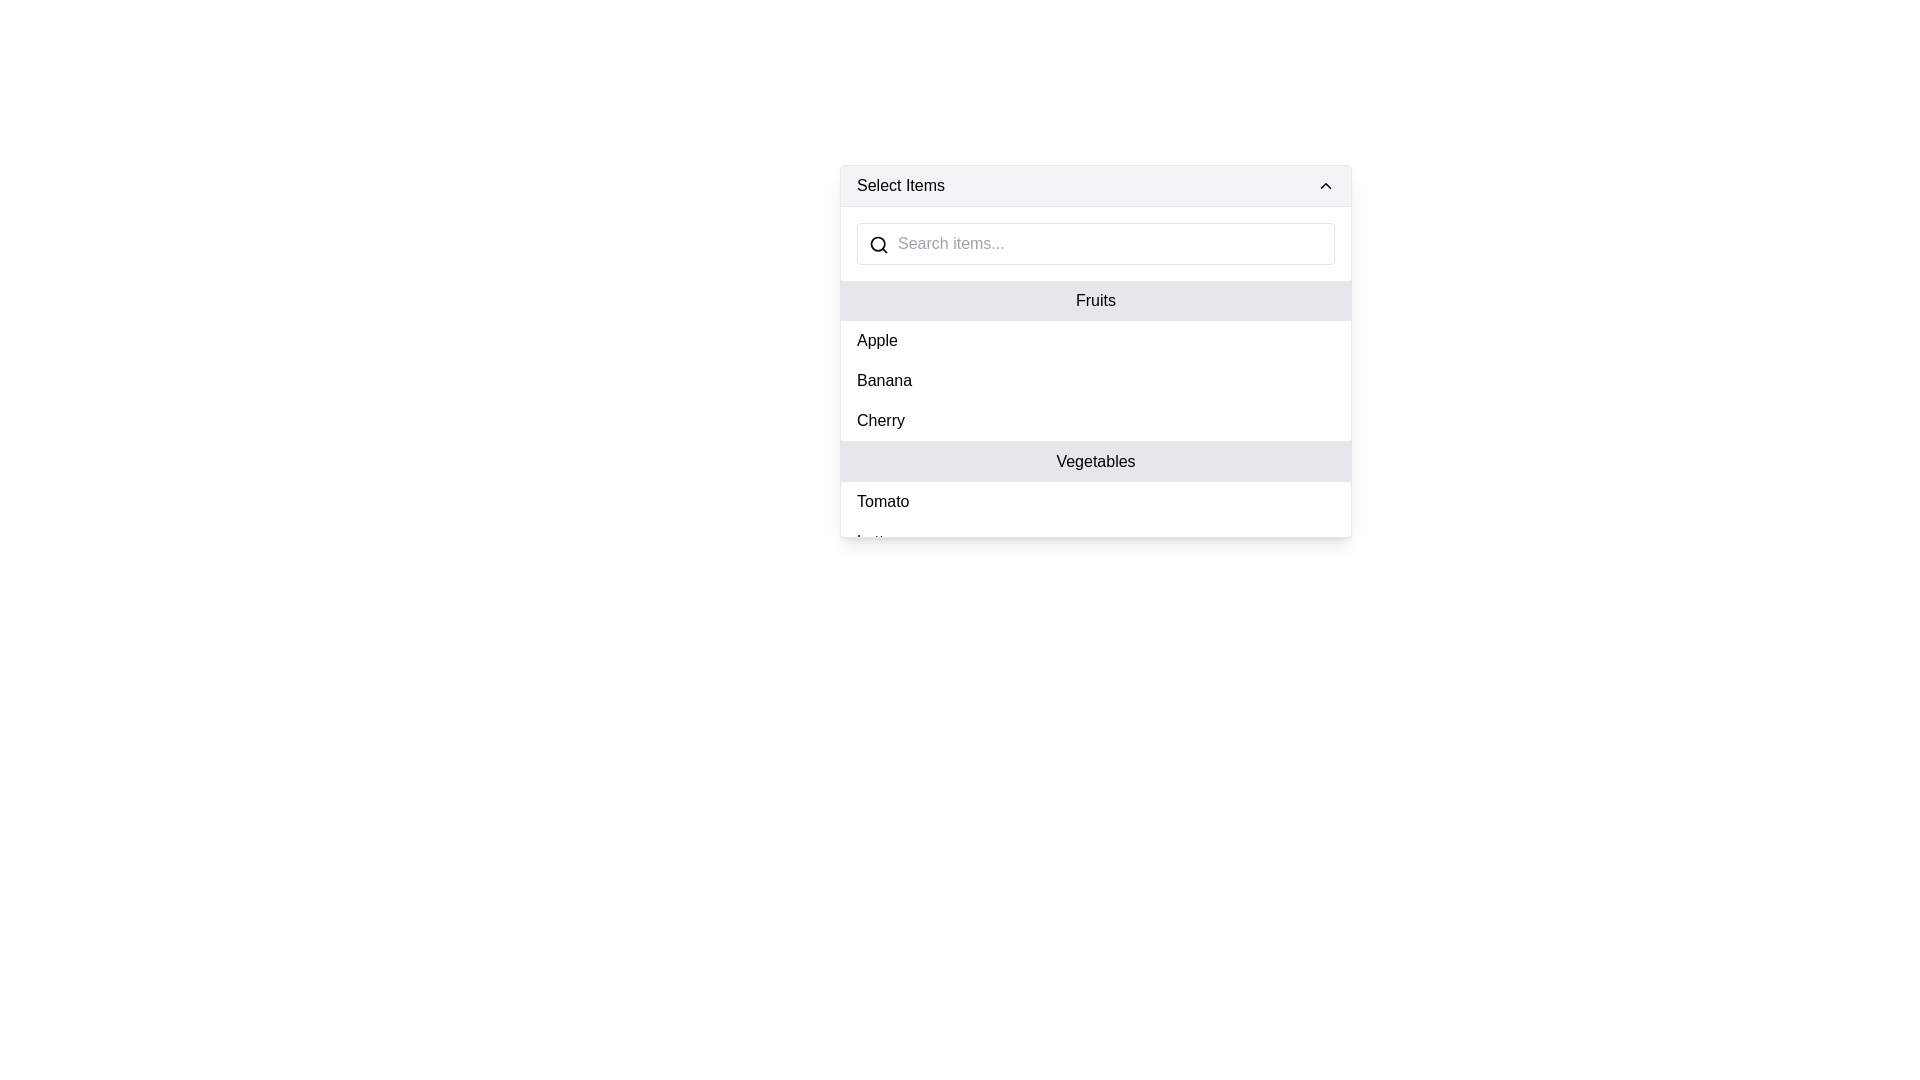 This screenshot has height=1080, width=1920. I want to click on the second item labeled 'Lettuce' in the 'Vegetables' section of the dropdown menu, so click(1094, 542).